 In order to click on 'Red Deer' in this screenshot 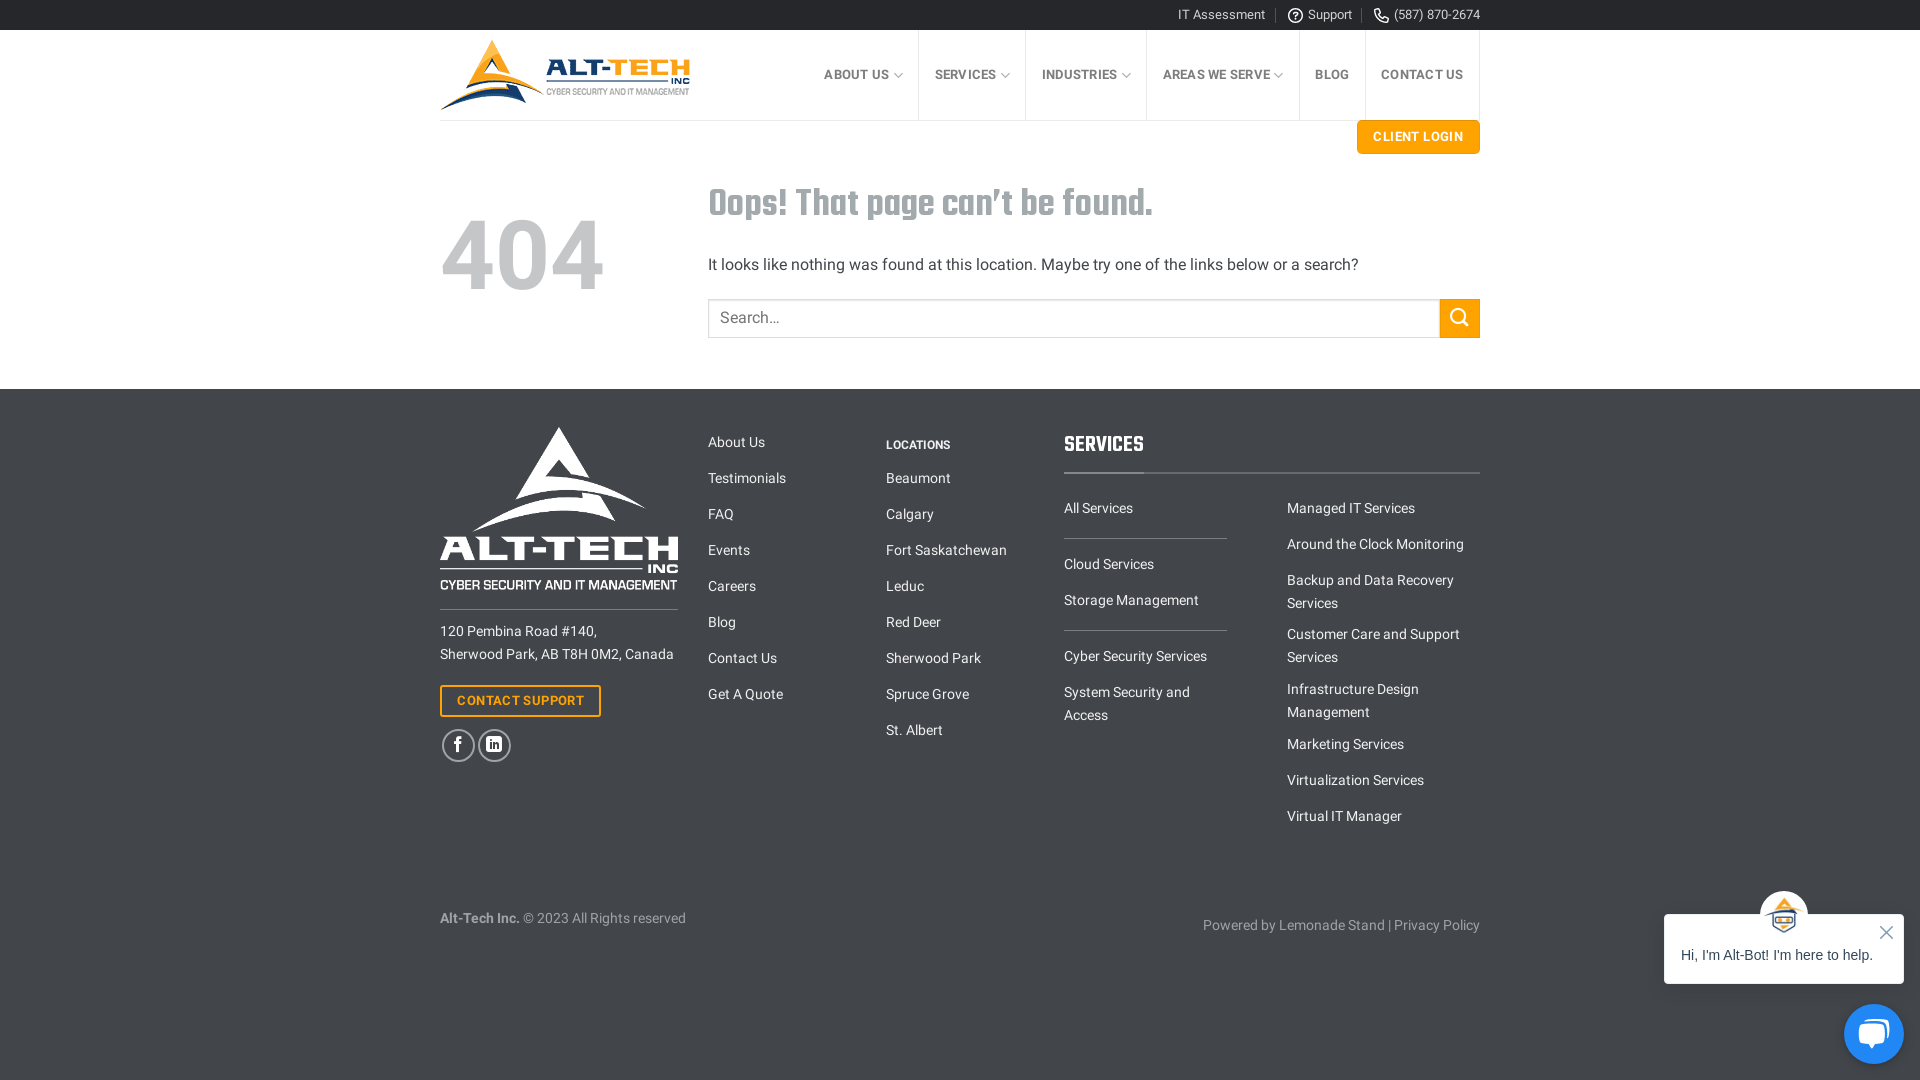, I will do `click(960, 623)`.